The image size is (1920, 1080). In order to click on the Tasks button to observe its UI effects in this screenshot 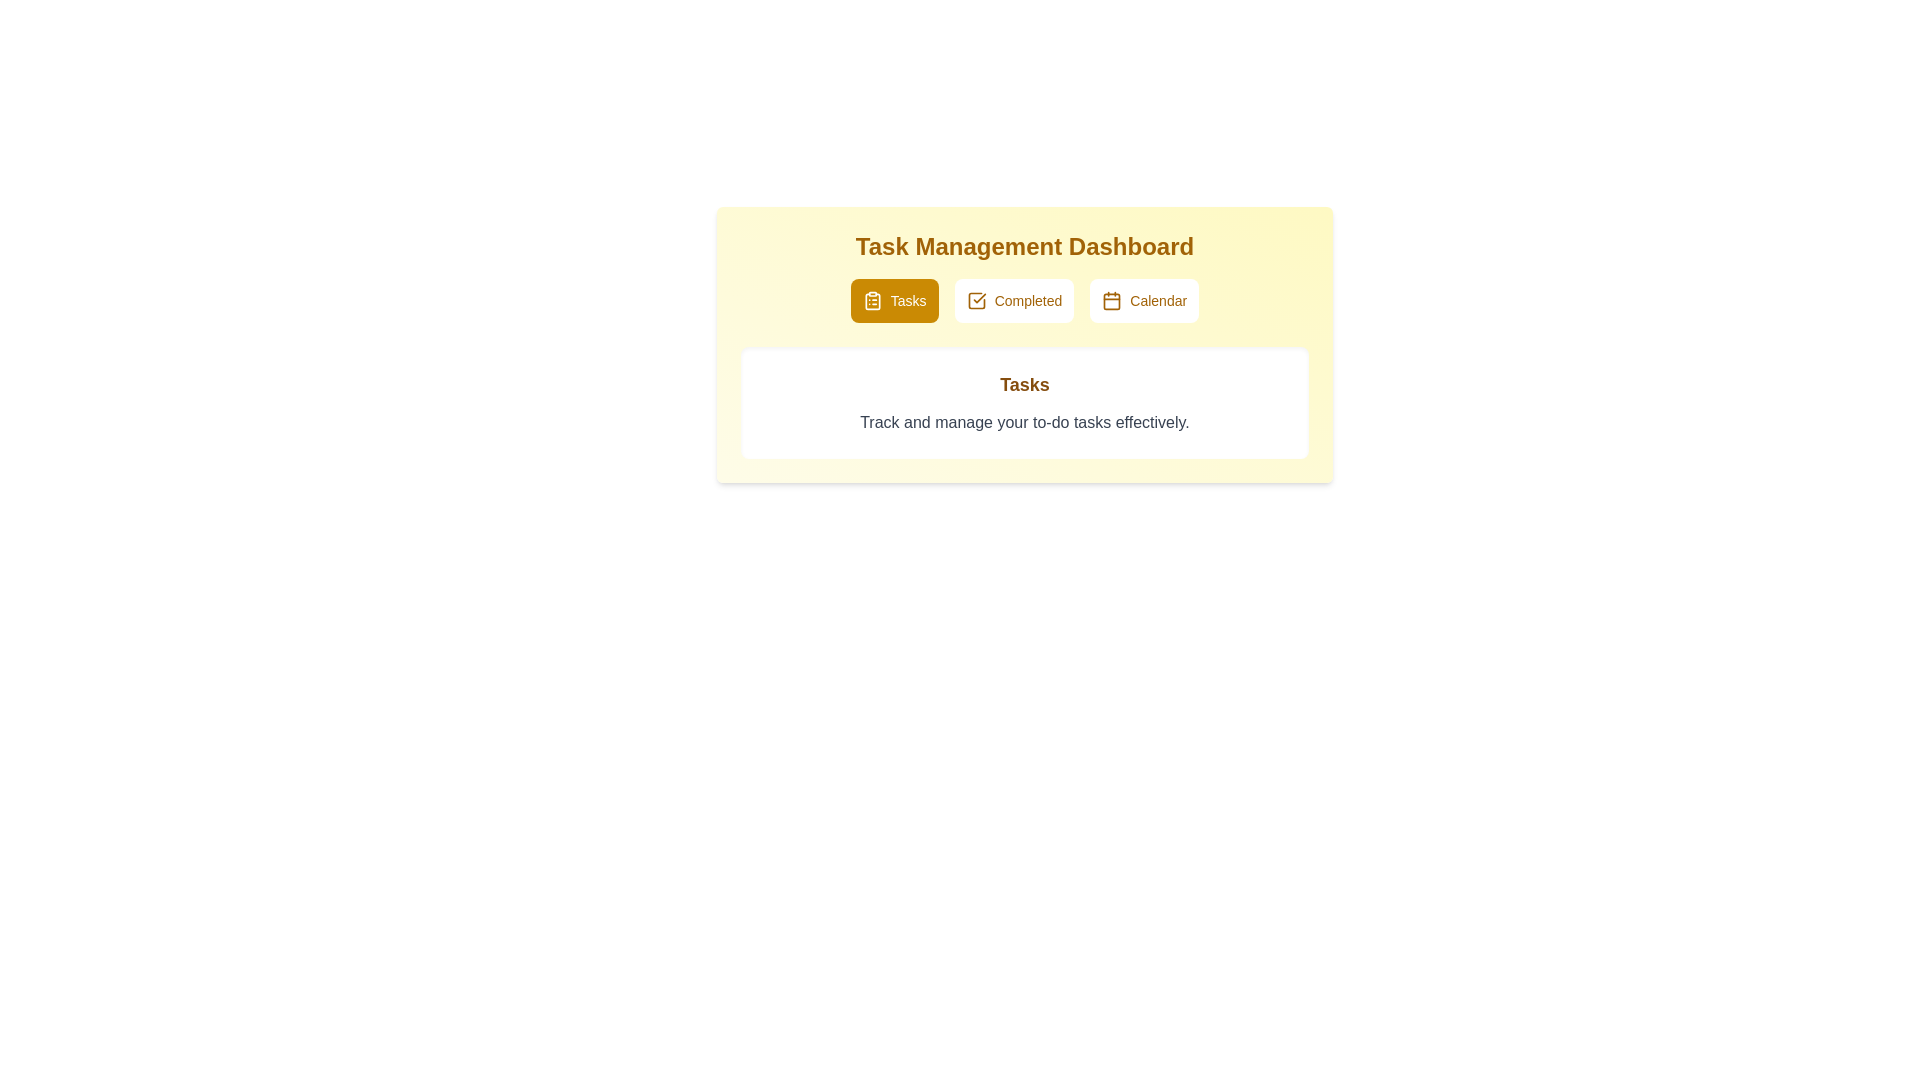, I will do `click(893, 300)`.